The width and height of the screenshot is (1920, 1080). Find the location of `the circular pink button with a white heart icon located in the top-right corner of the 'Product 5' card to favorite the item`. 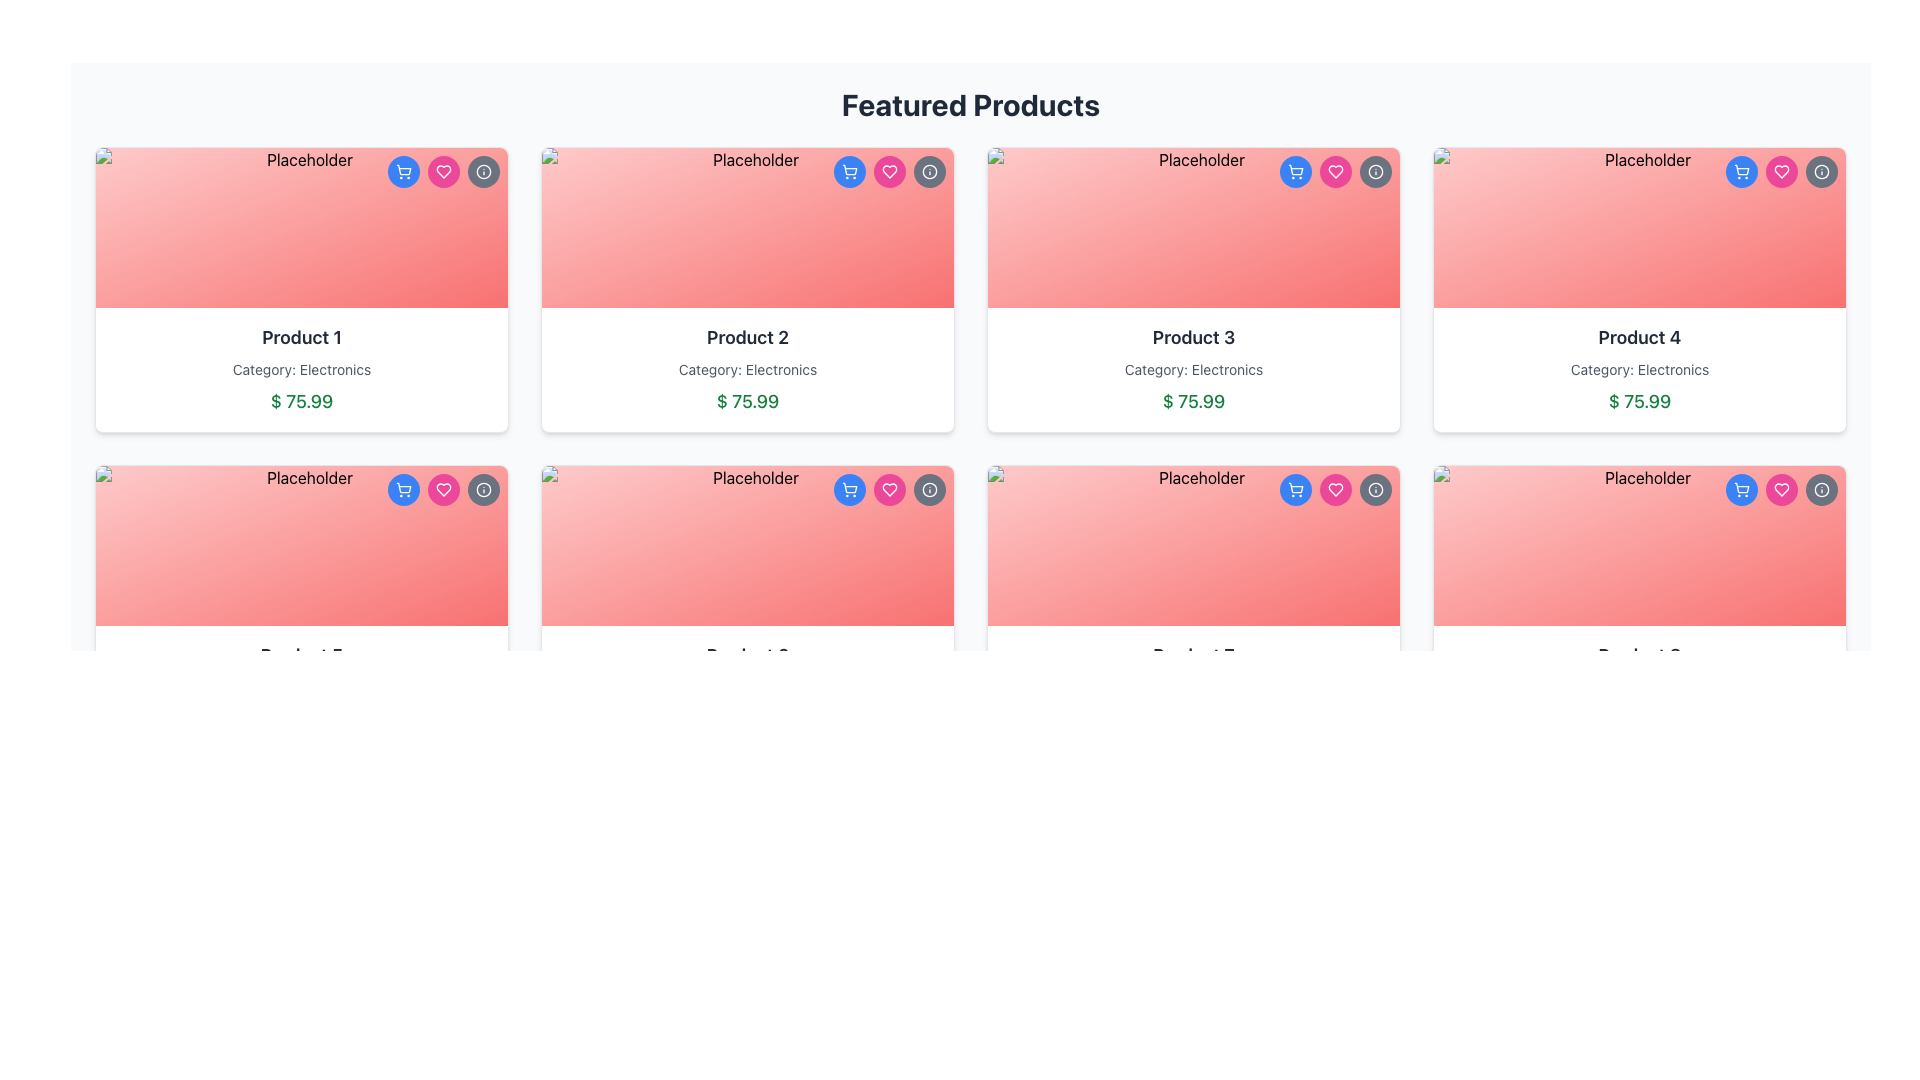

the circular pink button with a white heart icon located in the top-right corner of the 'Product 5' card to favorite the item is located at coordinates (443, 489).